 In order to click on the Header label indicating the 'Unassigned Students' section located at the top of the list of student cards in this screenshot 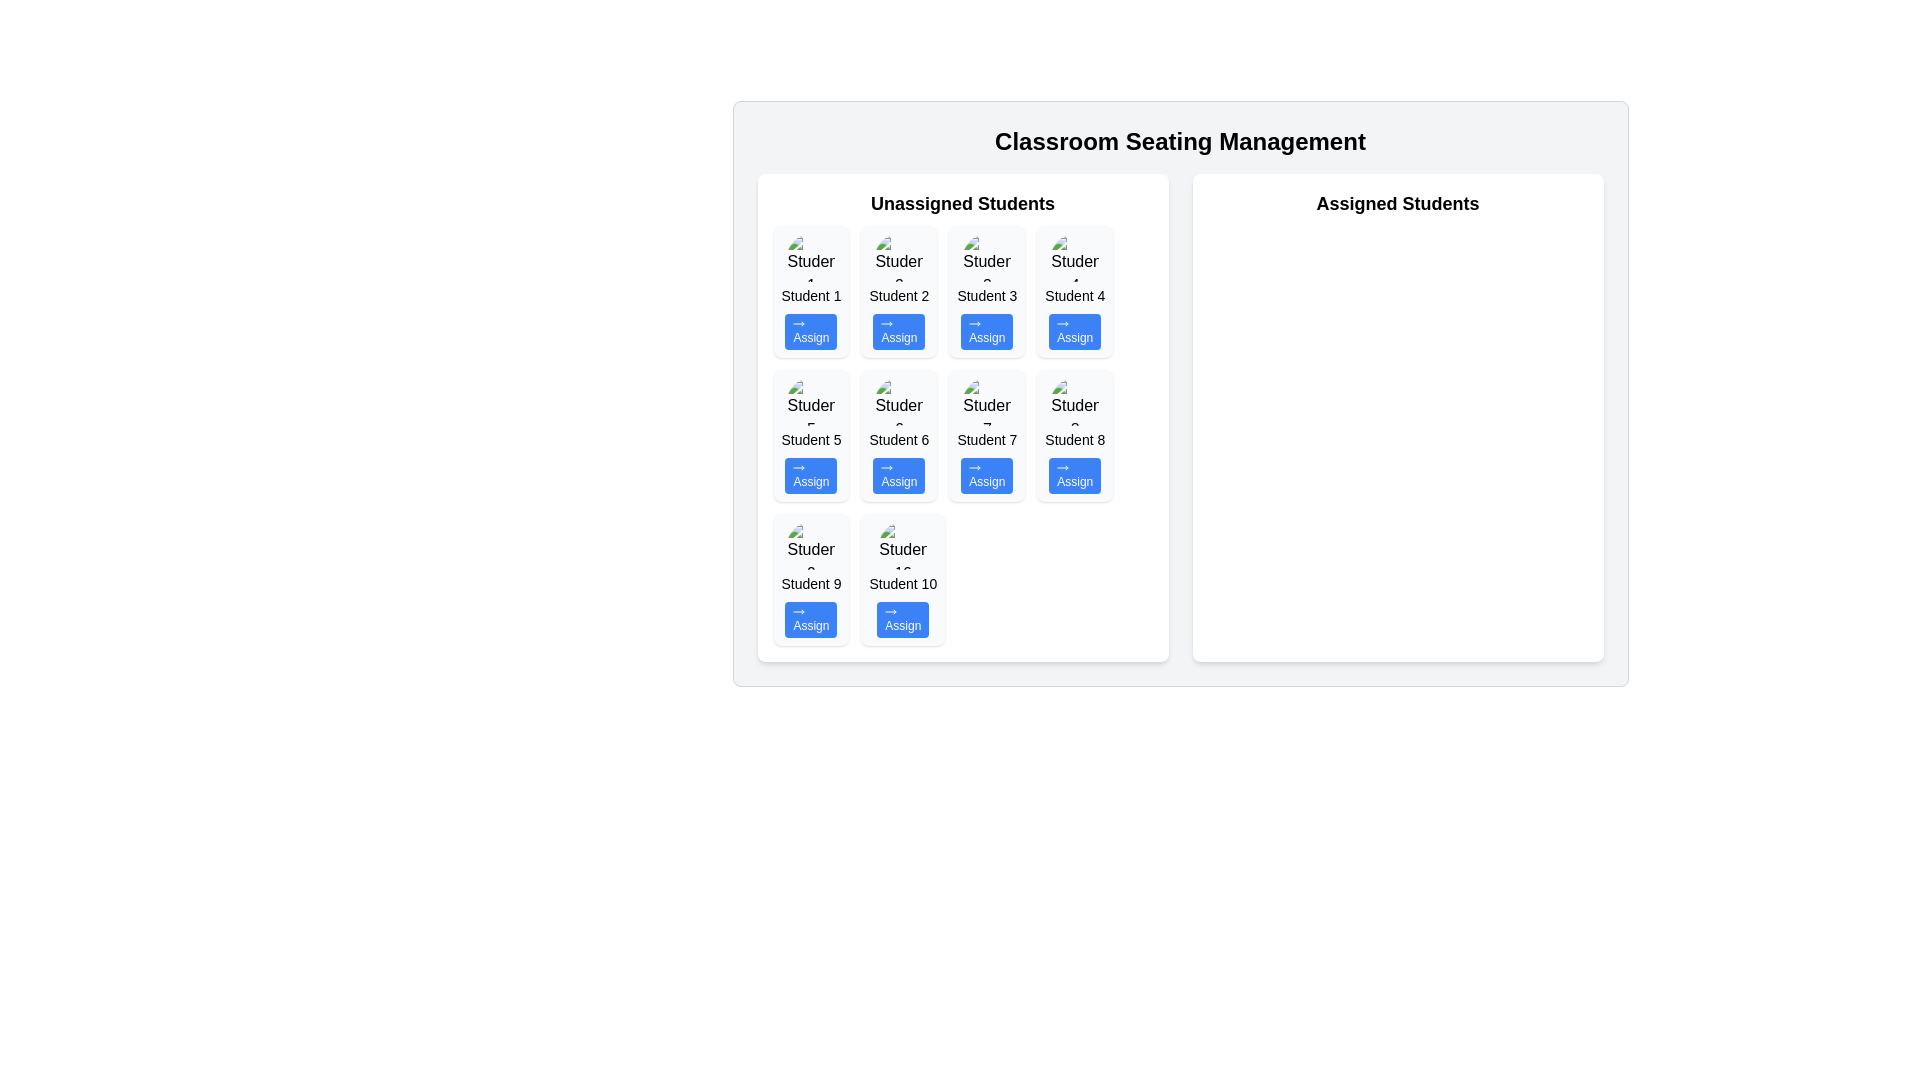, I will do `click(963, 204)`.